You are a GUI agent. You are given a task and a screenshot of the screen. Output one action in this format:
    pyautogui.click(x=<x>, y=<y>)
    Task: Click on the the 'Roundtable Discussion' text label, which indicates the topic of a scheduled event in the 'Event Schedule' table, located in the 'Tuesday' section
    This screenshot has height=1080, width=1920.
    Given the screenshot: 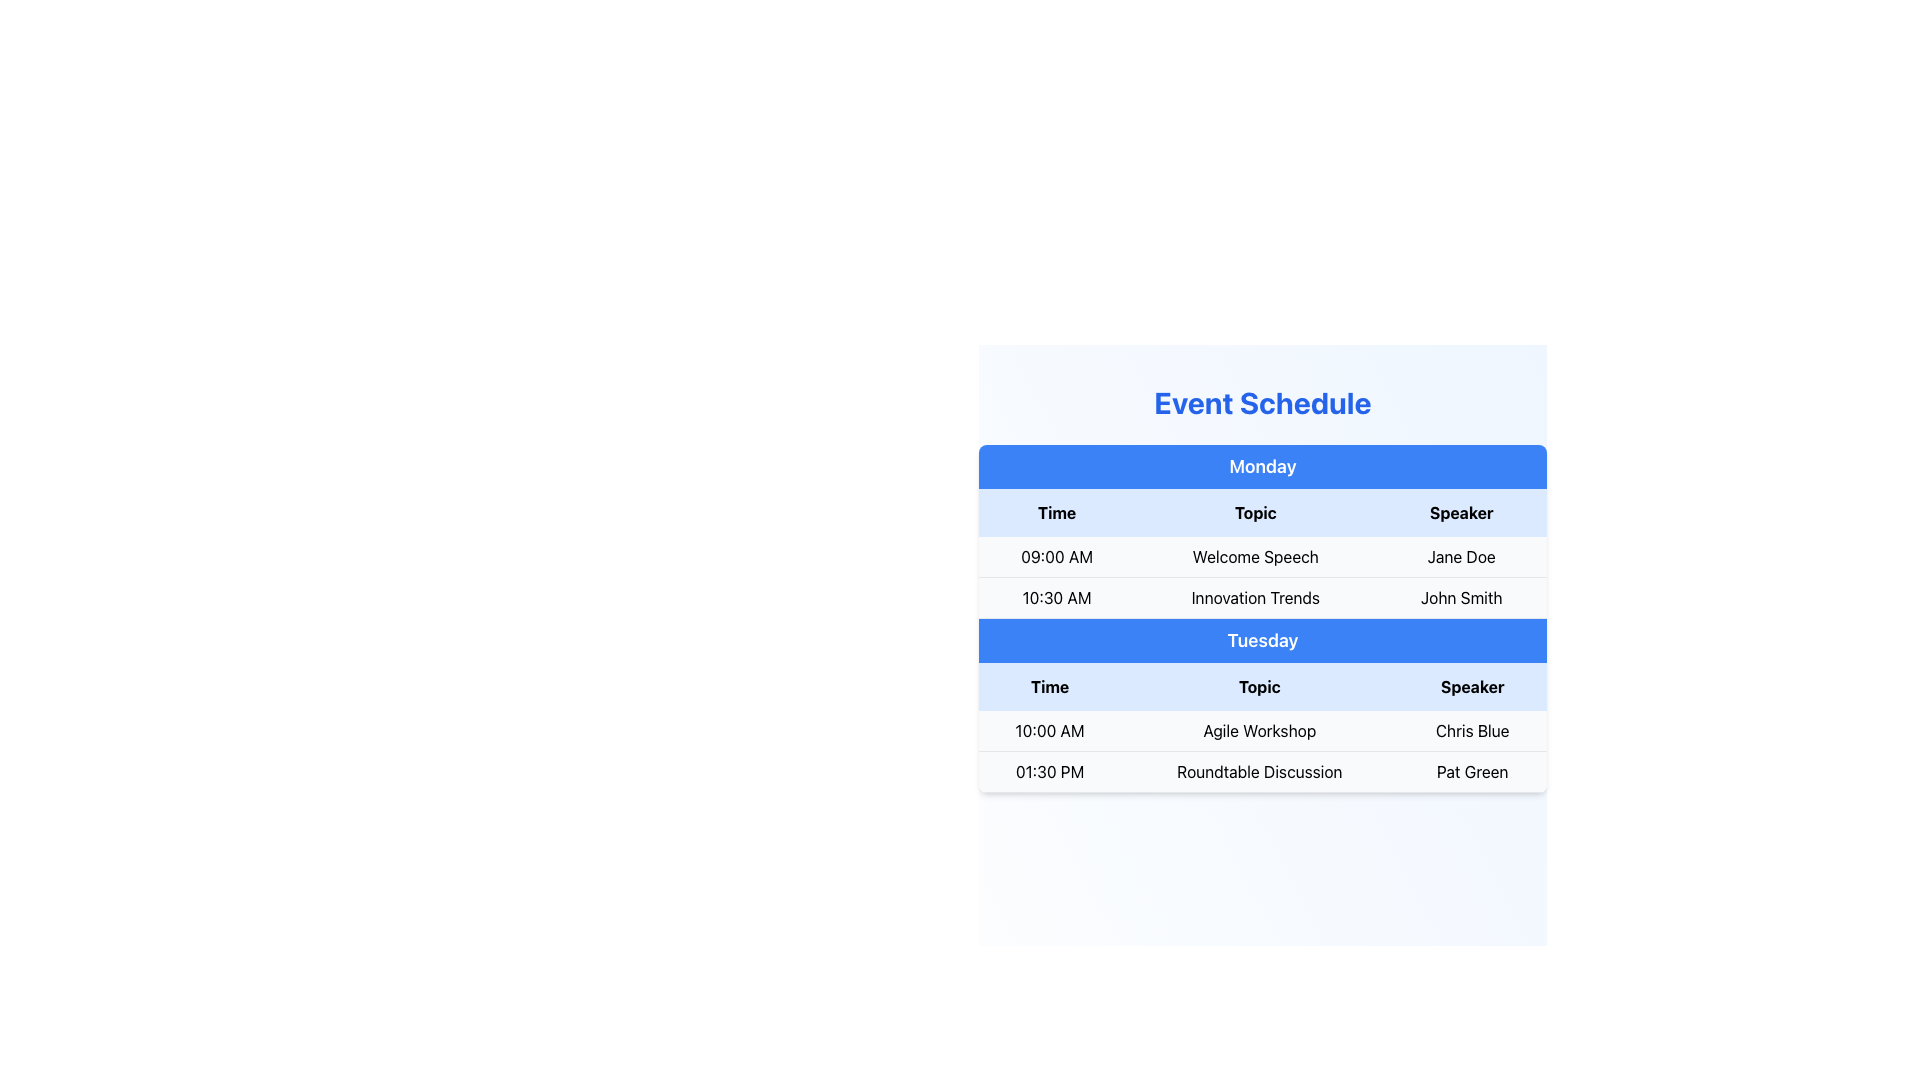 What is the action you would take?
    pyautogui.click(x=1258, y=770)
    